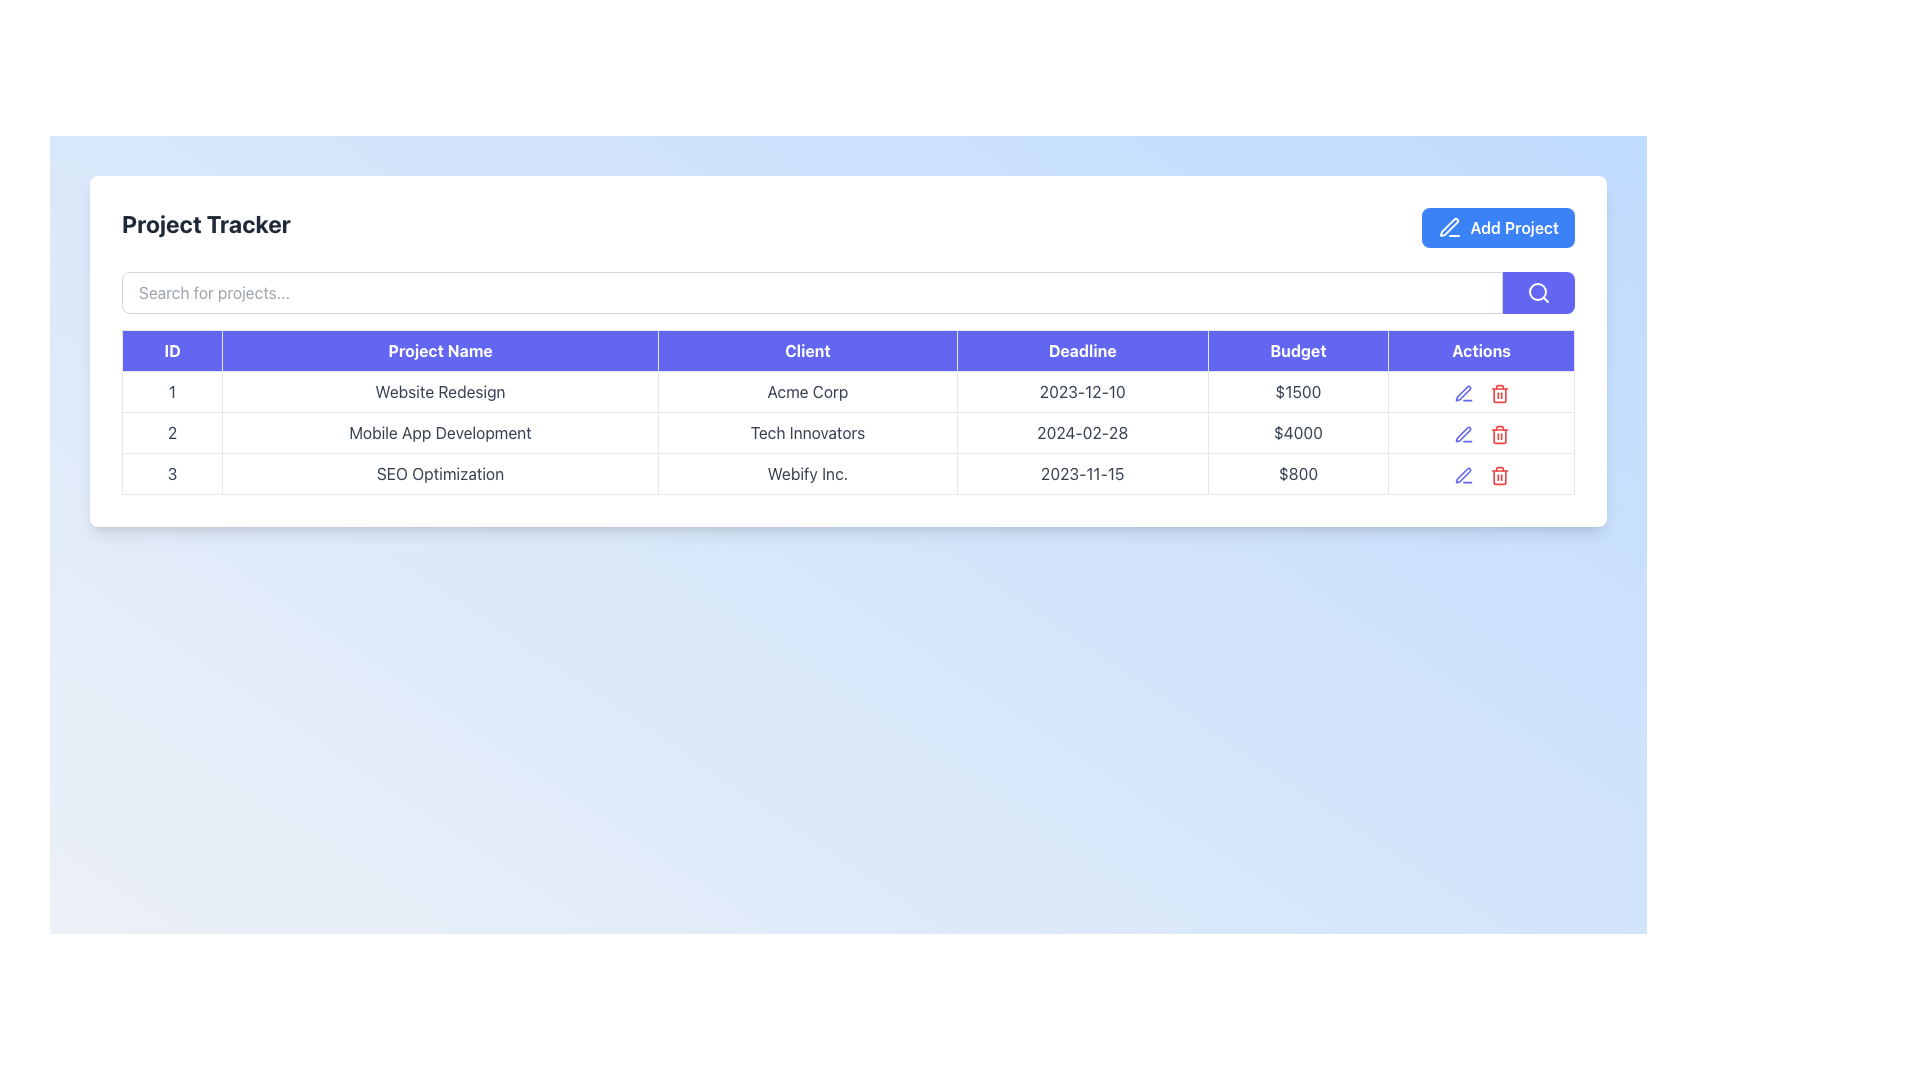  I want to click on the 'Webify Inc.' text label located in the third column of the table row labeled '3' under 'SEO Optimization', so click(807, 474).